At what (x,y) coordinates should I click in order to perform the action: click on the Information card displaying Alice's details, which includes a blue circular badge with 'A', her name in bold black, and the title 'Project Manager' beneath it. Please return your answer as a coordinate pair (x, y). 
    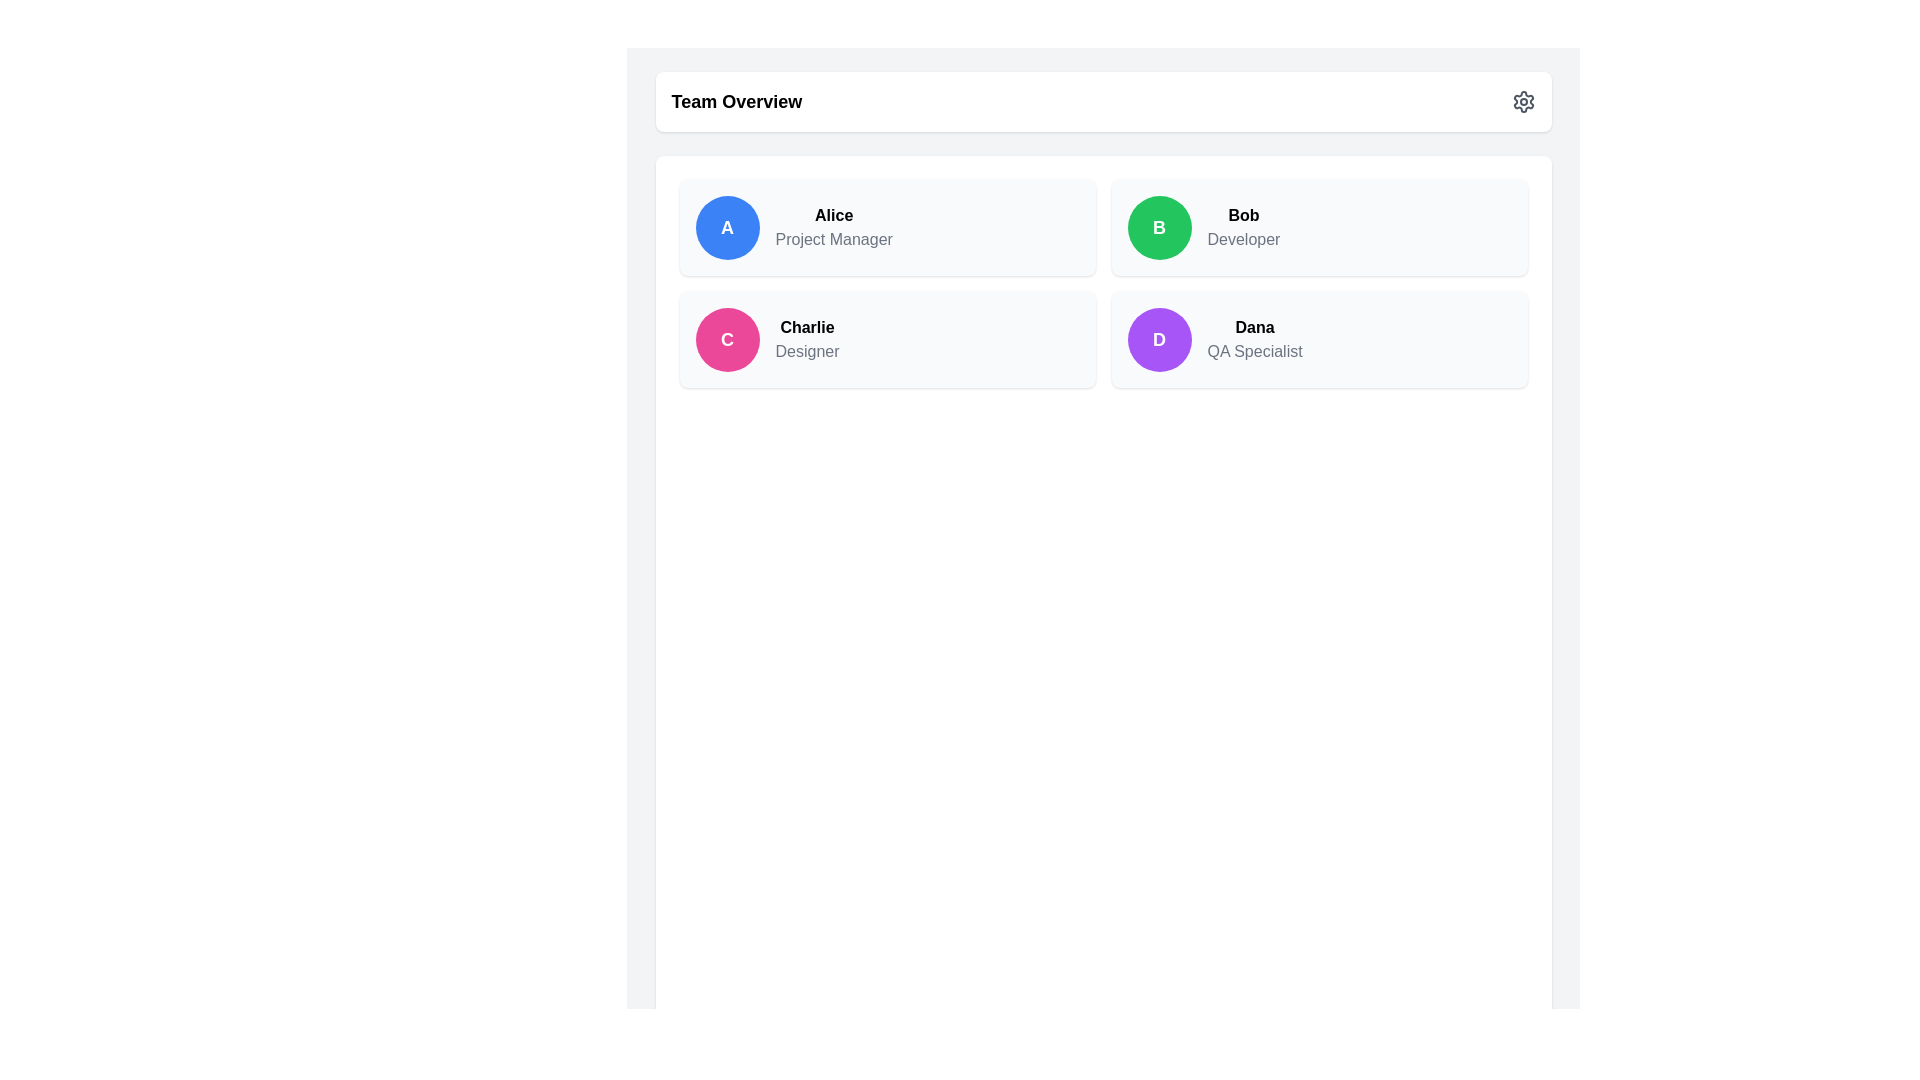
    Looking at the image, I should click on (886, 226).